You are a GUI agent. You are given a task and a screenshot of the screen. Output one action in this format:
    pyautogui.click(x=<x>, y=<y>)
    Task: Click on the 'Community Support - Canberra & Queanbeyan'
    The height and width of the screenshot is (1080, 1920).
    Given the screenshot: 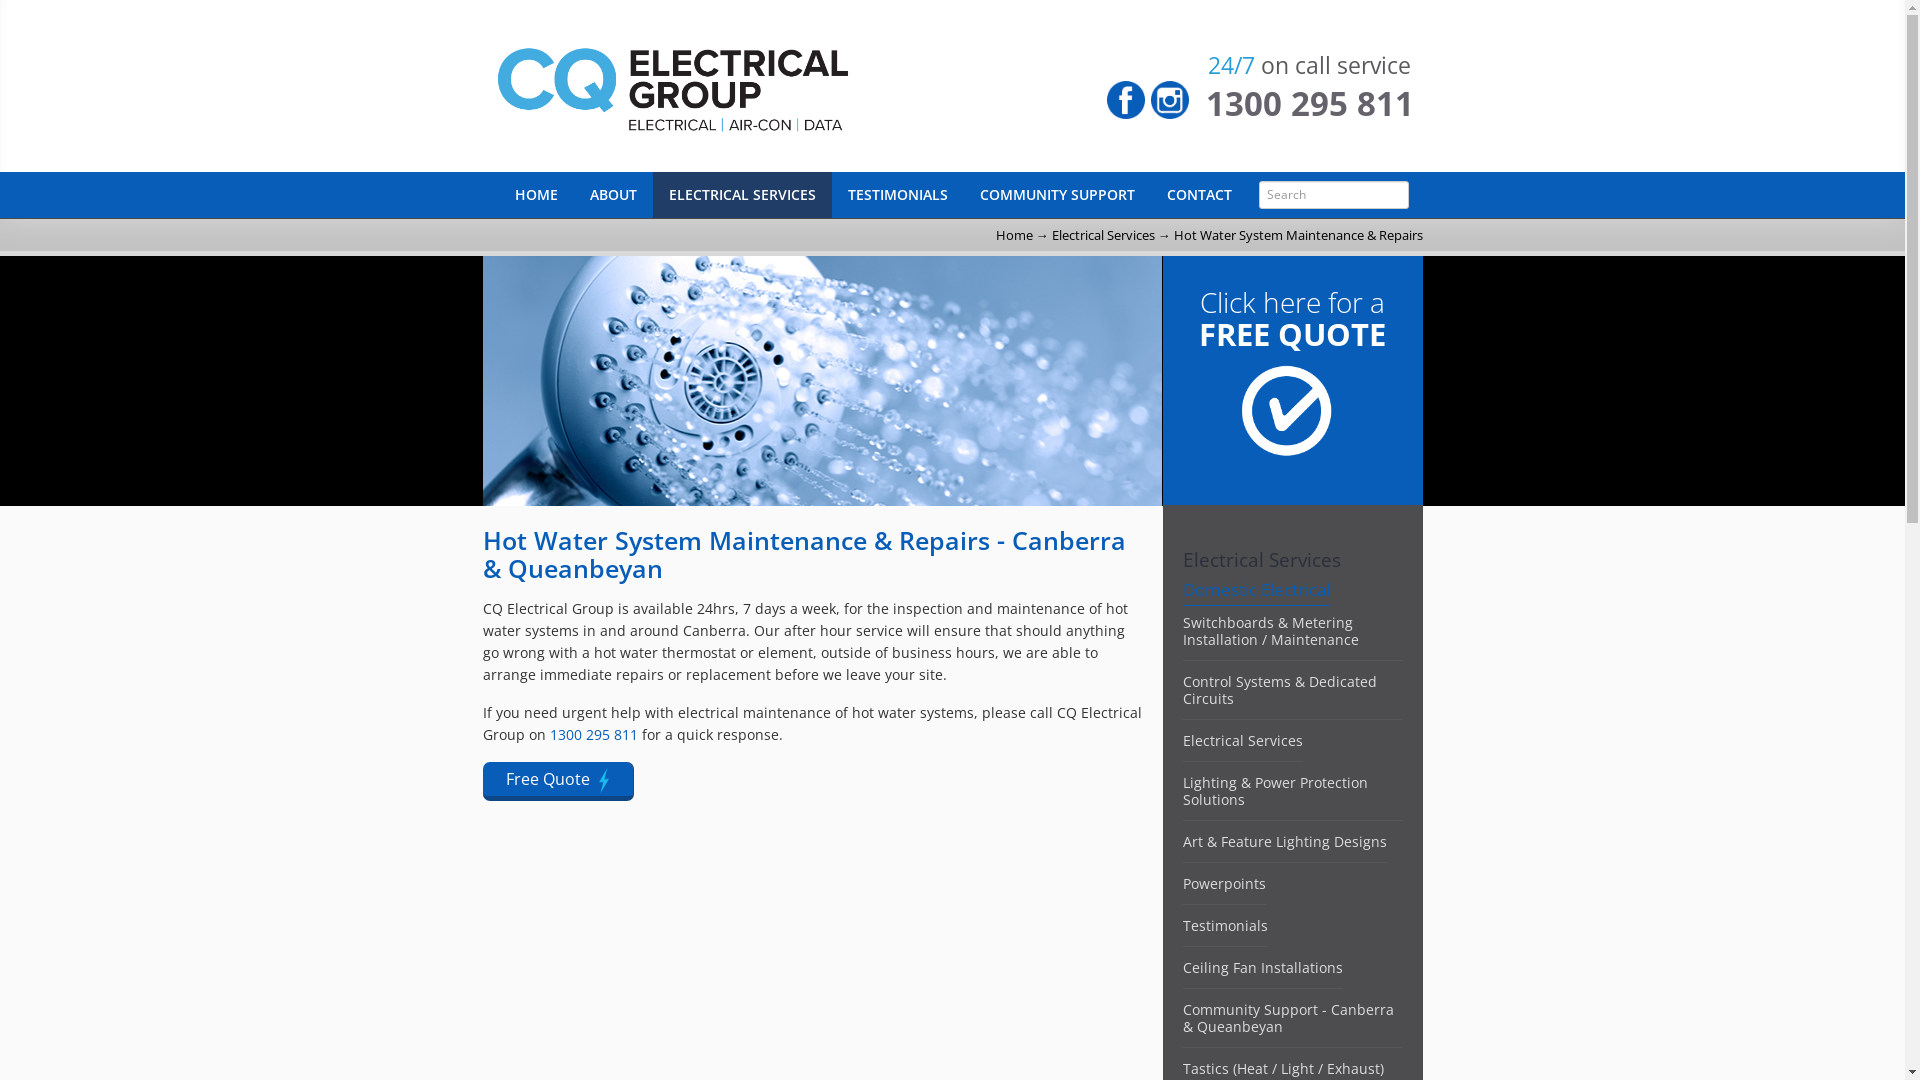 What is the action you would take?
    pyautogui.click(x=1287, y=1018)
    